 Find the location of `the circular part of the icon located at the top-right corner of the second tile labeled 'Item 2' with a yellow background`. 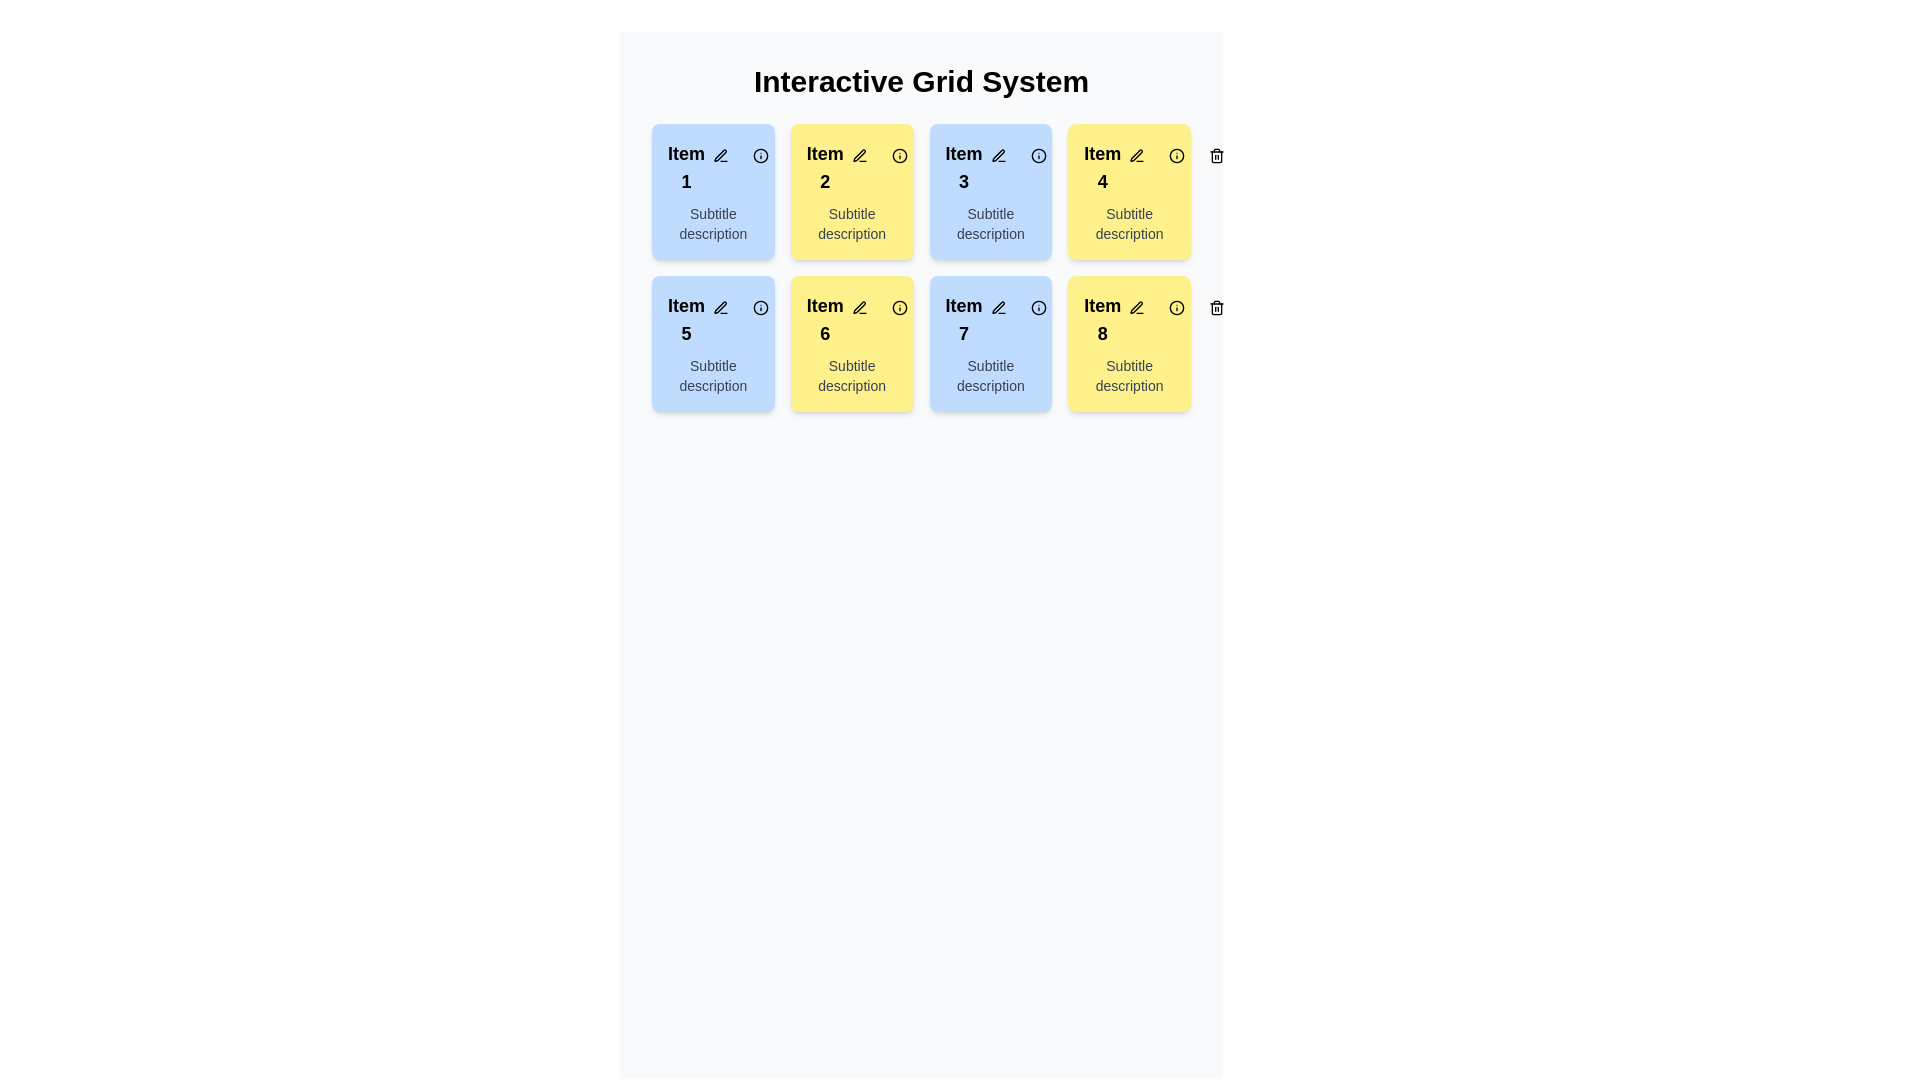

the circular part of the icon located at the top-right corner of the second tile labeled 'Item 2' with a yellow background is located at coordinates (898, 154).